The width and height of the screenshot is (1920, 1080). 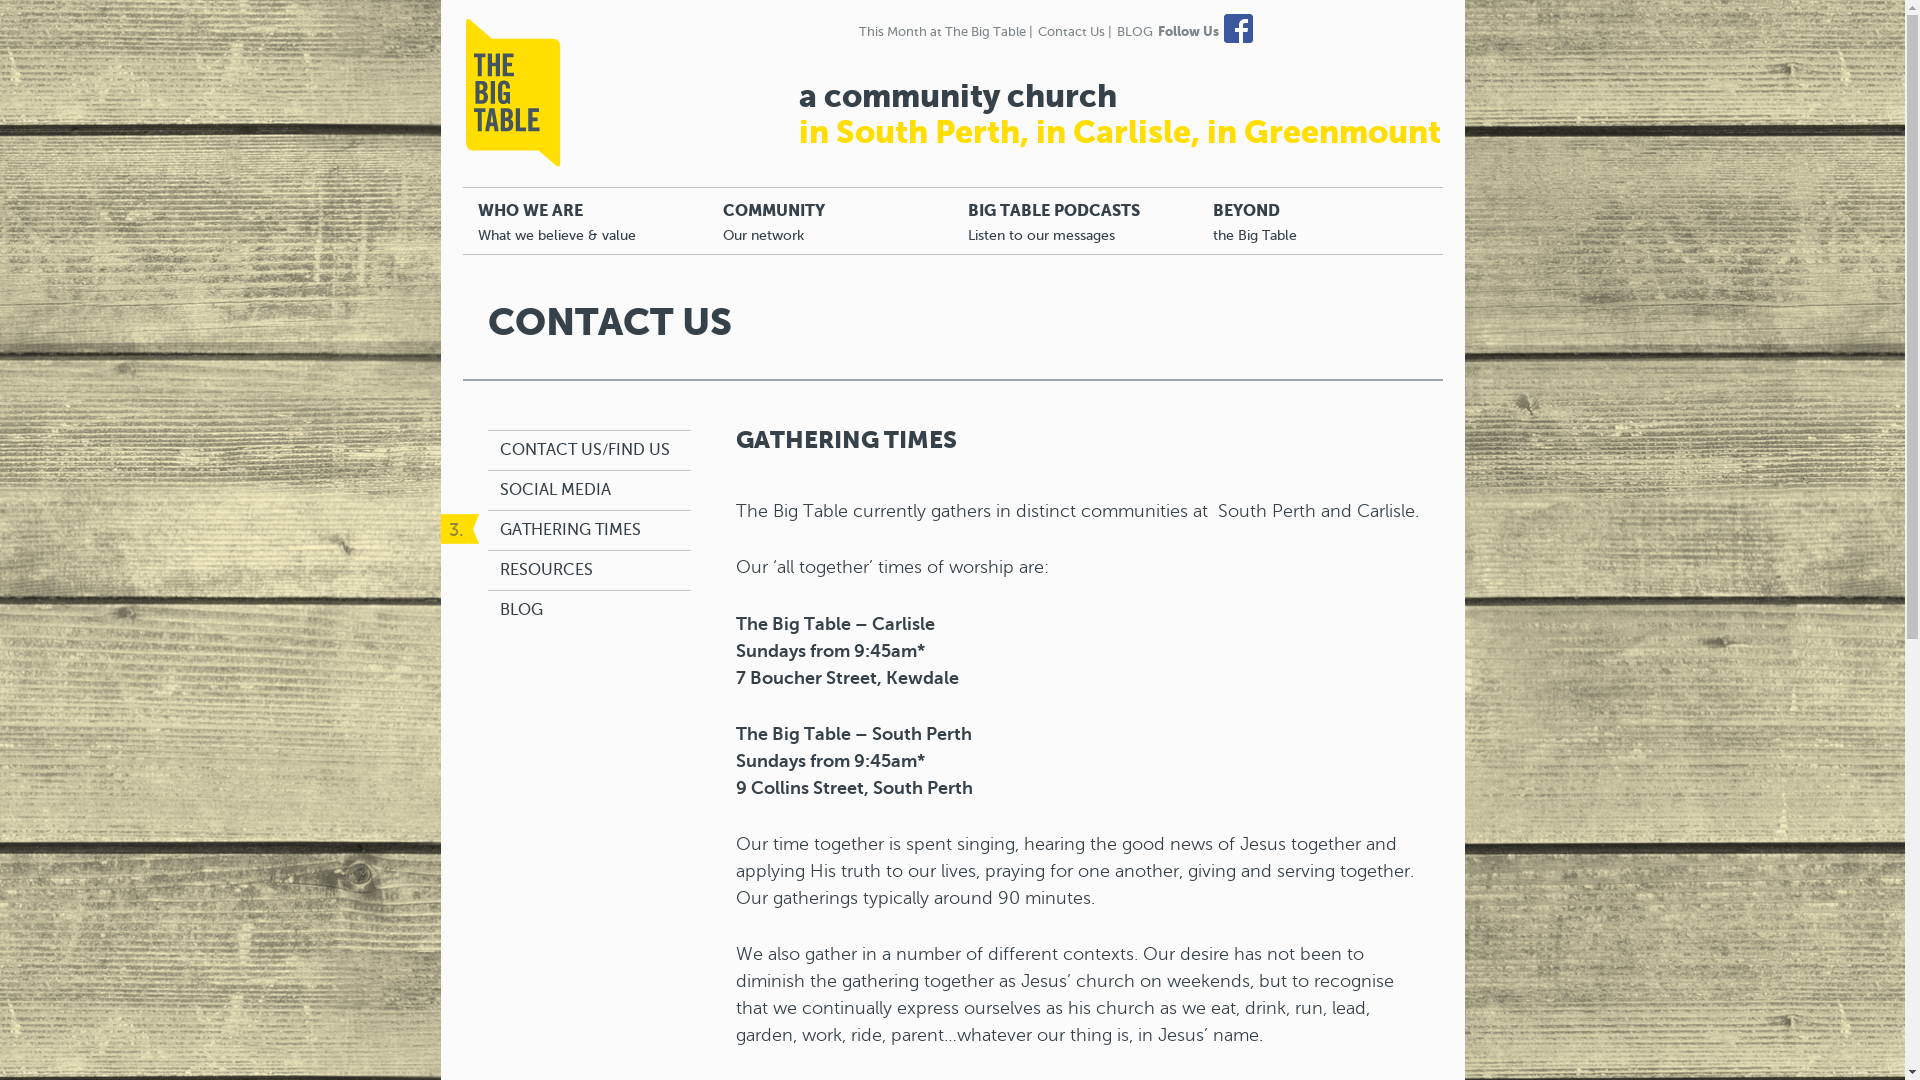 What do you see at coordinates (555, 490) in the screenshot?
I see `'SOCIAL MEDIA'` at bounding box center [555, 490].